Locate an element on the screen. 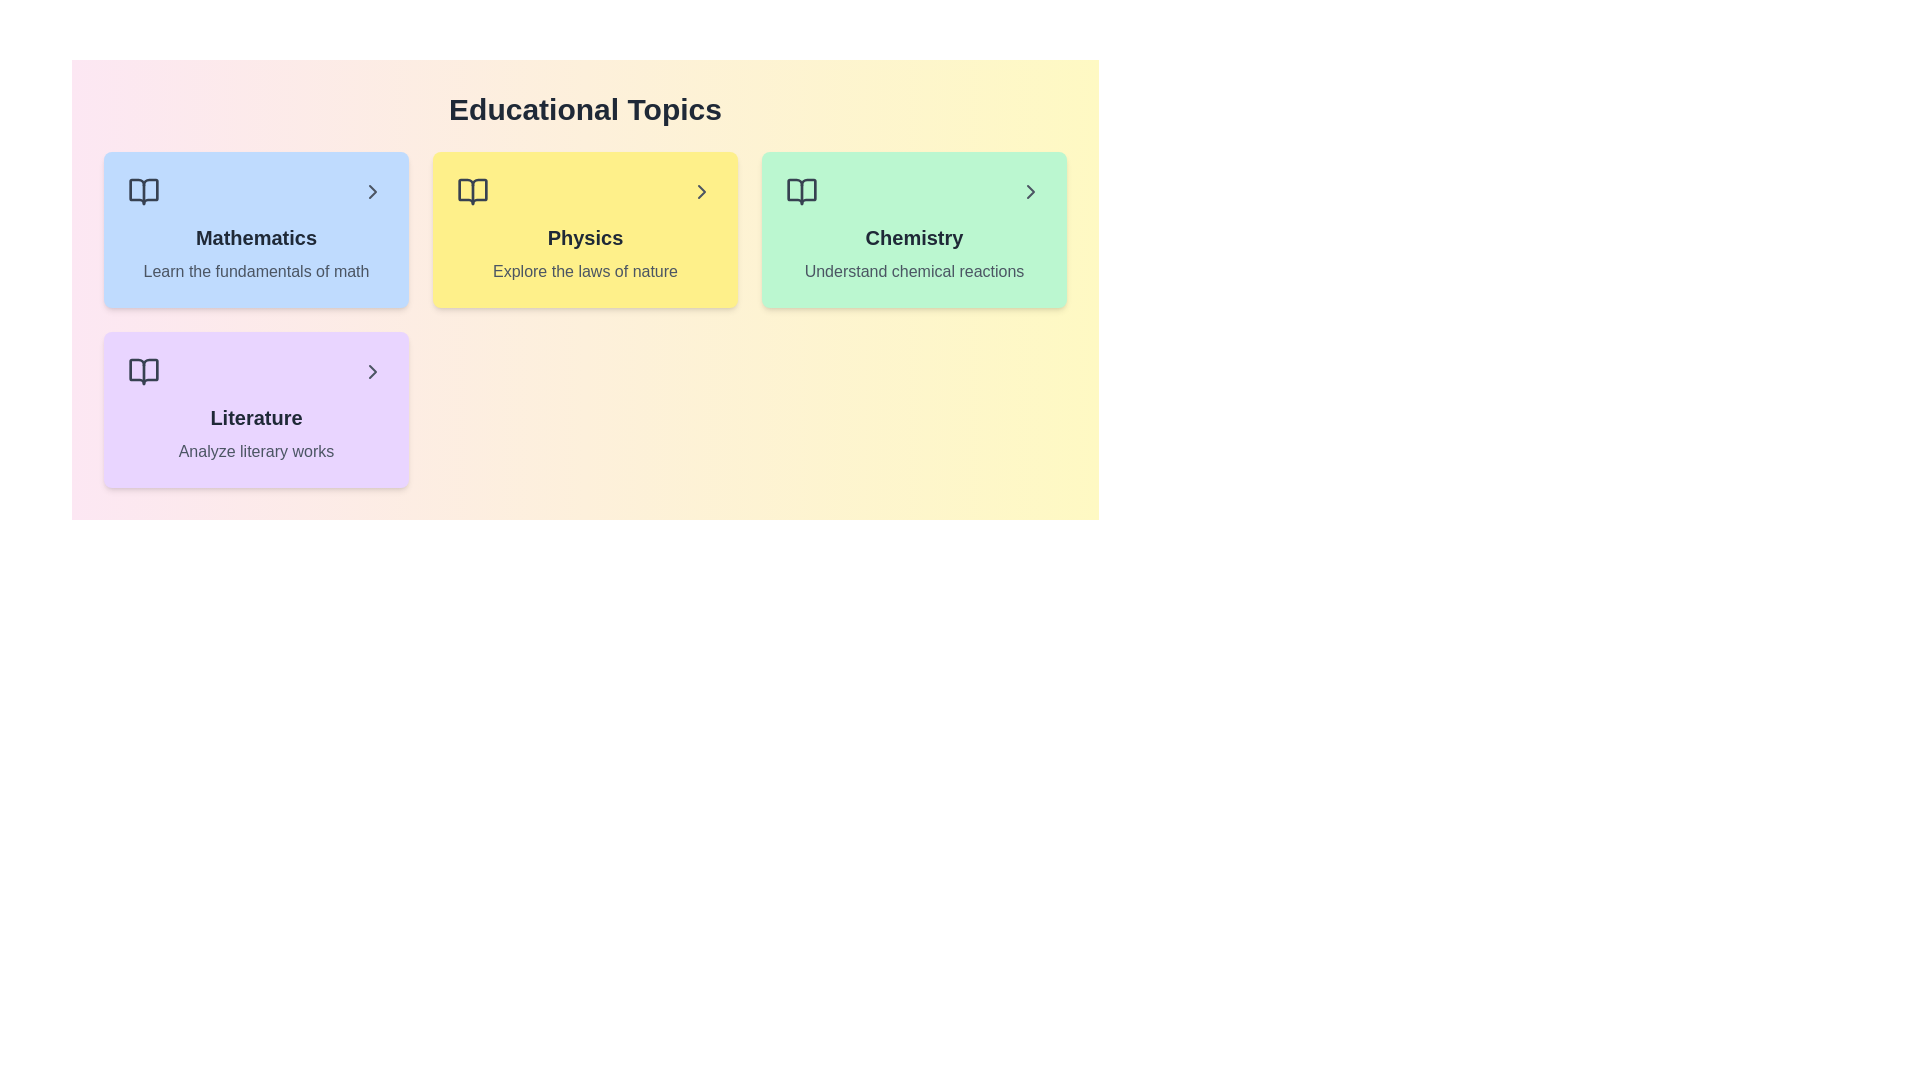 This screenshot has width=1920, height=1080. the arrow icon for the topic Chemistry is located at coordinates (1031, 192).